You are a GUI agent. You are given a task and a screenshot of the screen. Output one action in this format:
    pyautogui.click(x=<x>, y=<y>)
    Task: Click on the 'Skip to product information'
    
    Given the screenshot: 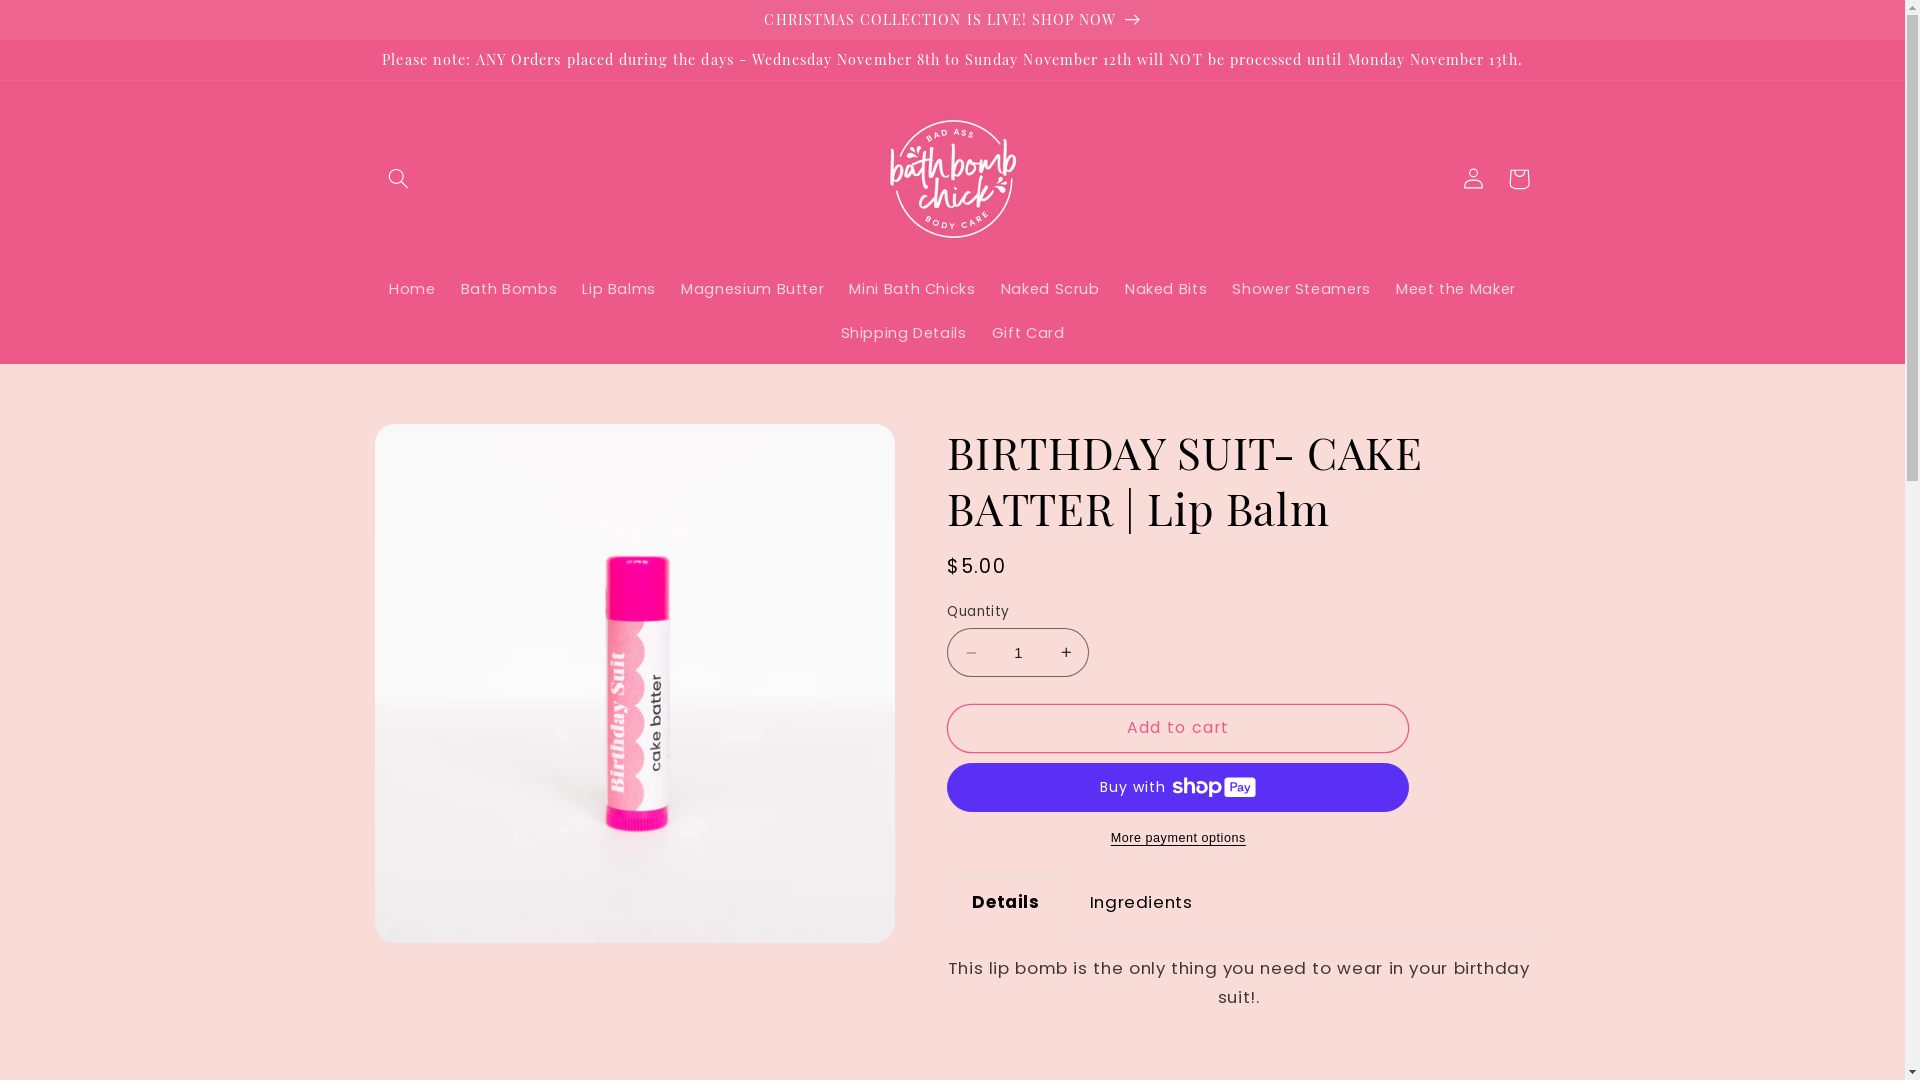 What is the action you would take?
    pyautogui.click(x=436, y=446)
    